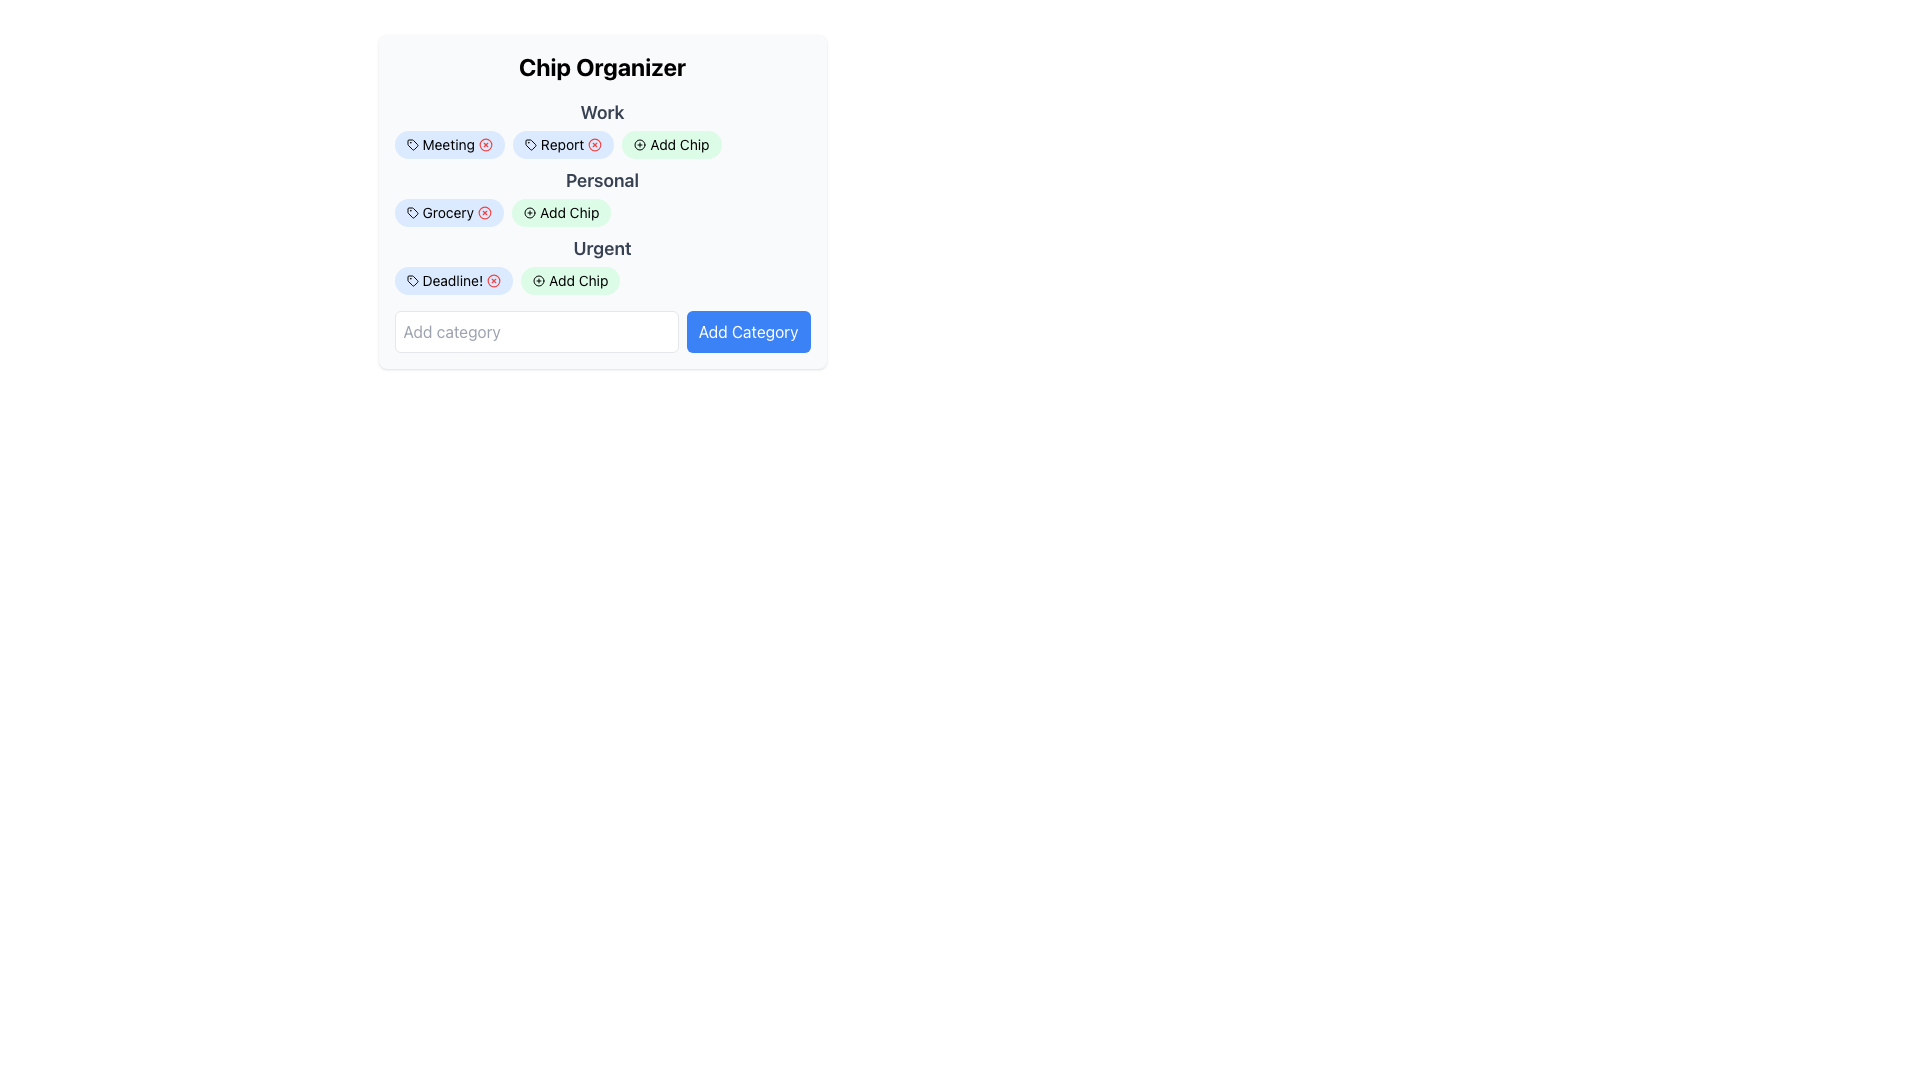 The width and height of the screenshot is (1920, 1080). Describe the element at coordinates (601, 128) in the screenshot. I see `text label displaying 'Work', which is styled in bold, large dark gray font and located at the top of the component group` at that location.